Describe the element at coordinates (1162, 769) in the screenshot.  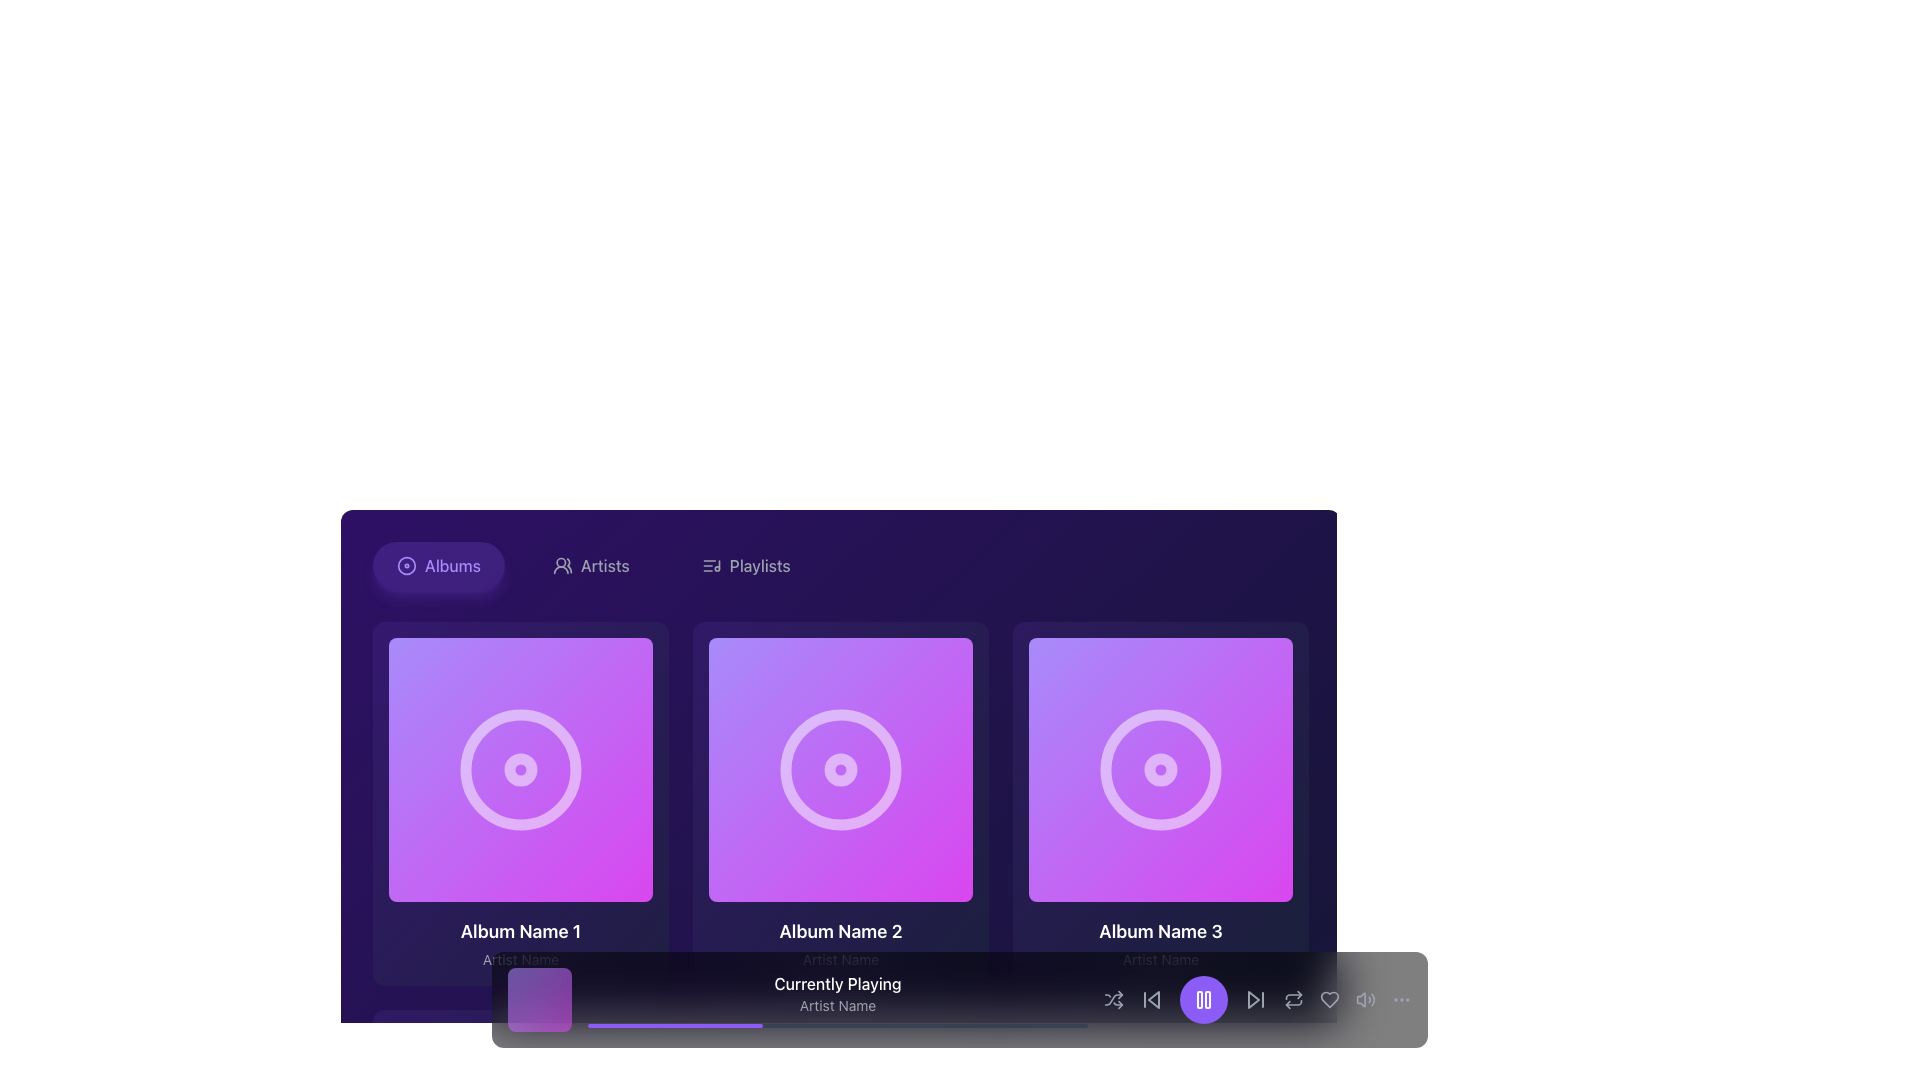
I see `the SVG-based Play Icon button, which is a triangular play symbol within a circular button` at that location.